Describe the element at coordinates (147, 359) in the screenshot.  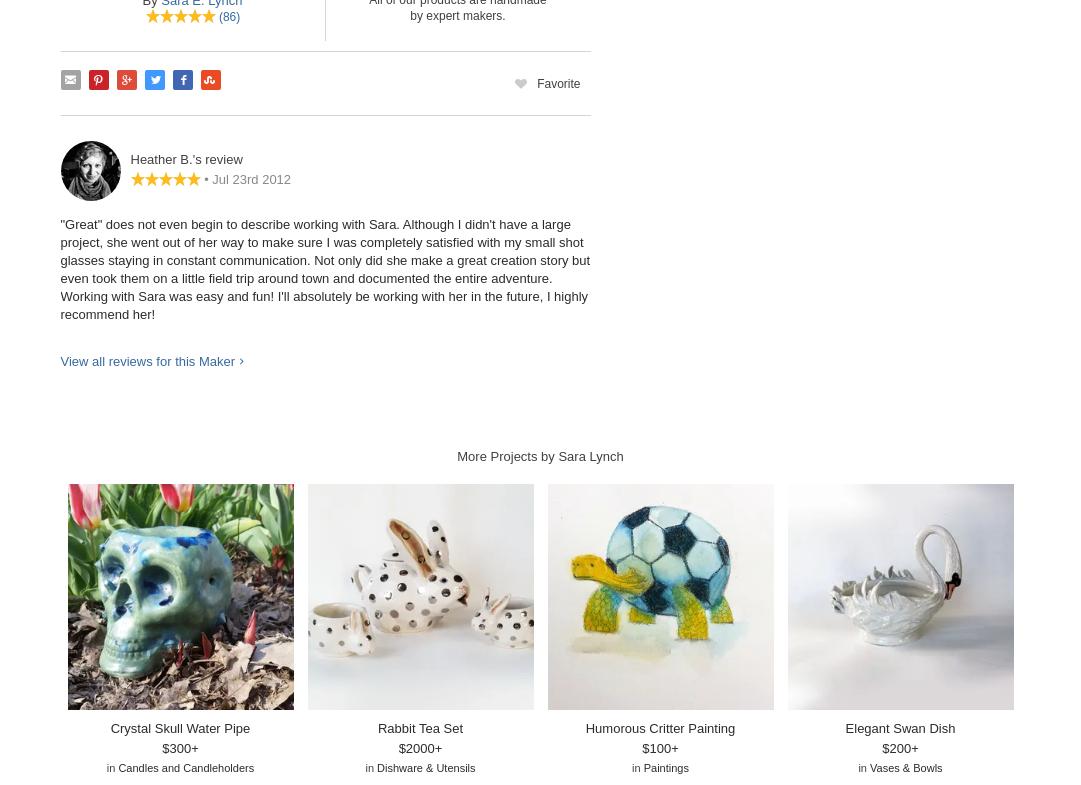
I see `'View all reviews for this Maker'` at that location.